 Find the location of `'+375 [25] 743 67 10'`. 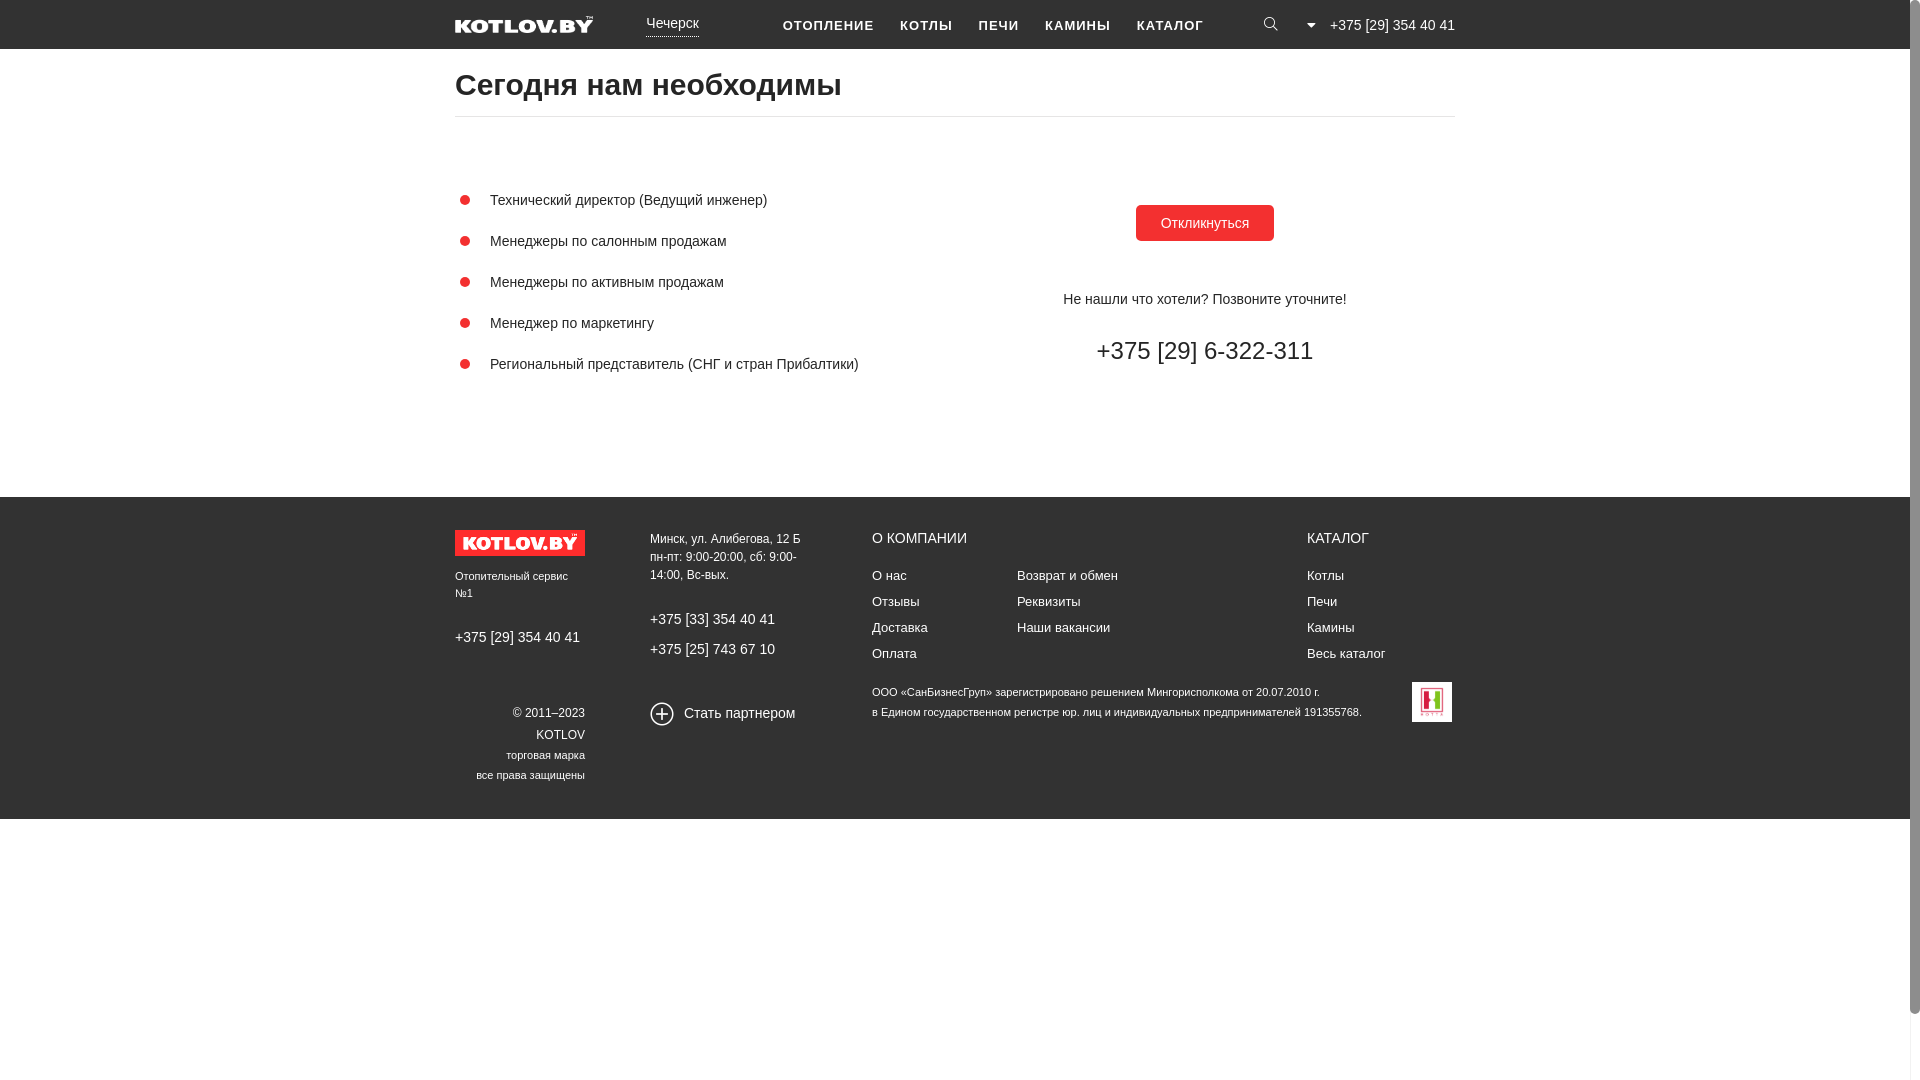

'+375 [25] 743 67 10' is located at coordinates (712, 648).